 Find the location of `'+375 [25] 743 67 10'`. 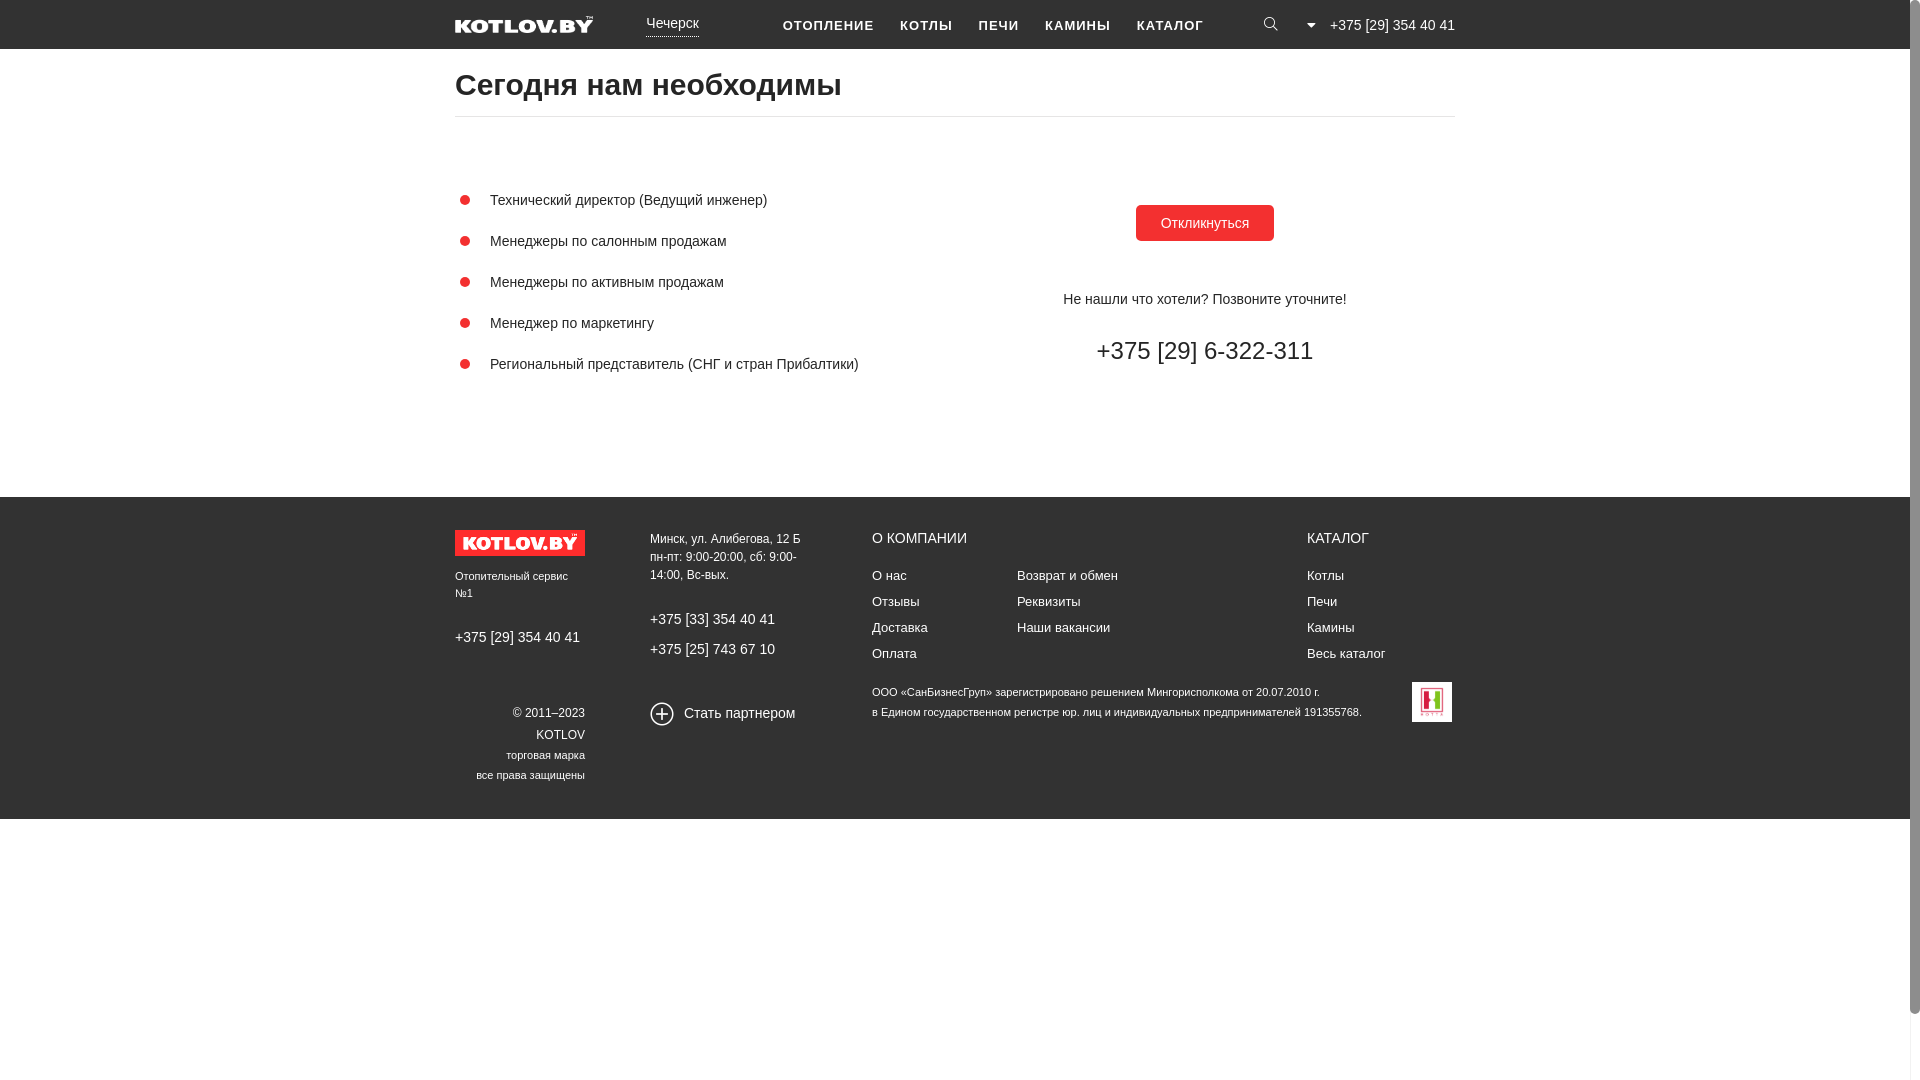

'+375 [25] 743 67 10' is located at coordinates (712, 648).